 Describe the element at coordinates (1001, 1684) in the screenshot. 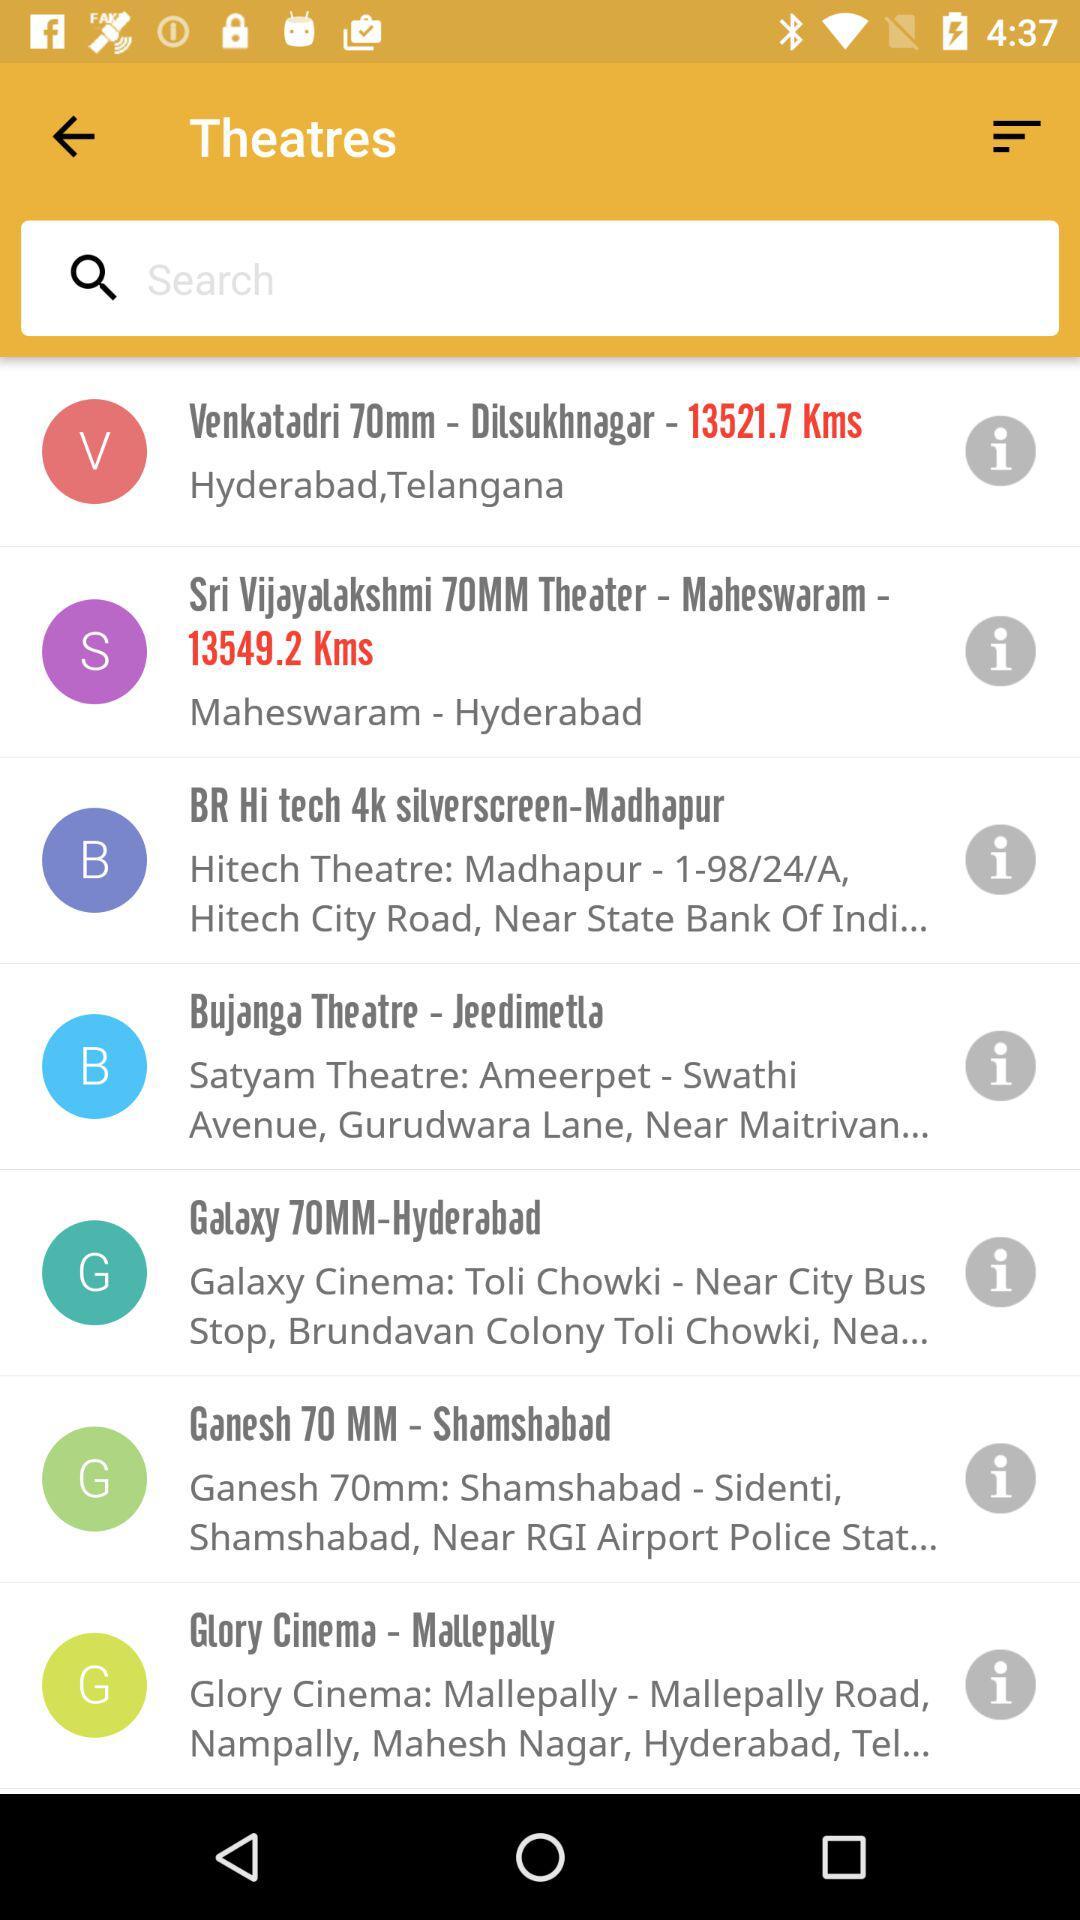

I see `more information` at that location.